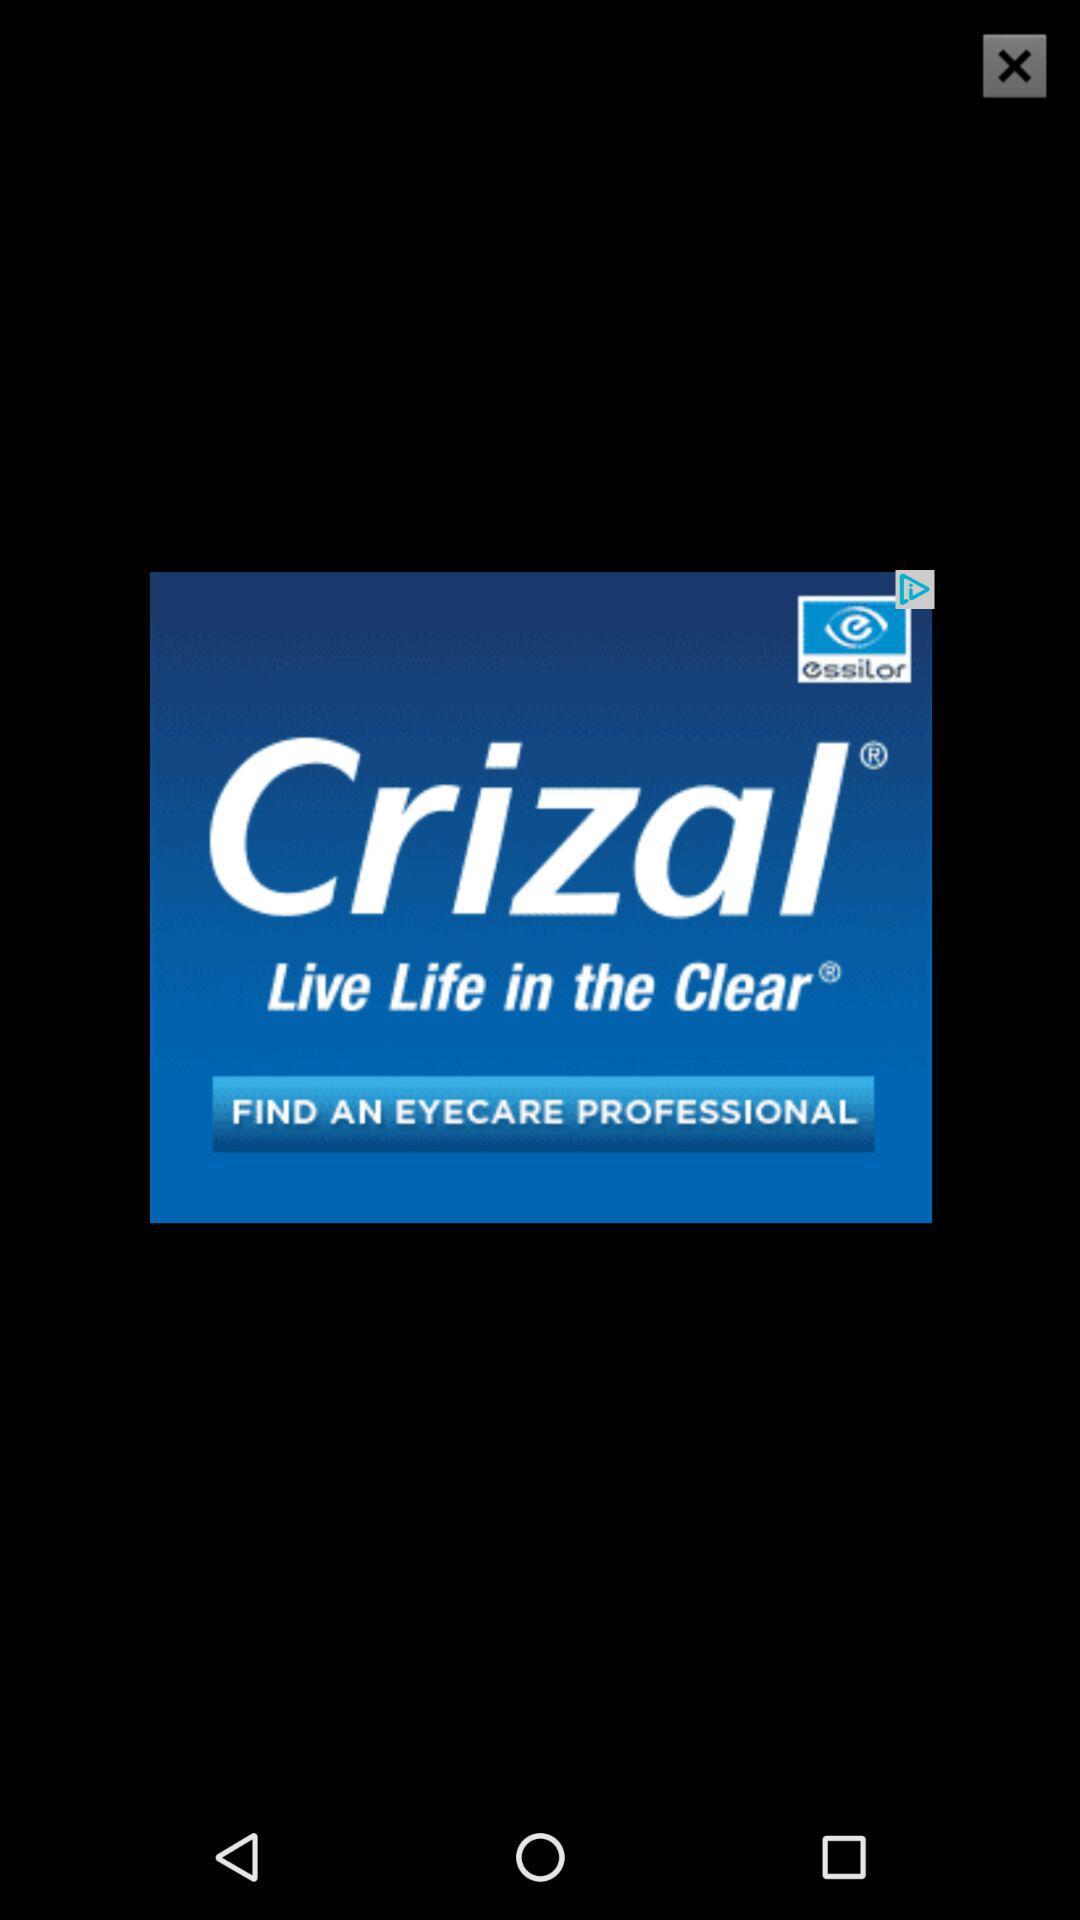  What do you see at coordinates (1014, 70) in the screenshot?
I see `the close icon` at bounding box center [1014, 70].